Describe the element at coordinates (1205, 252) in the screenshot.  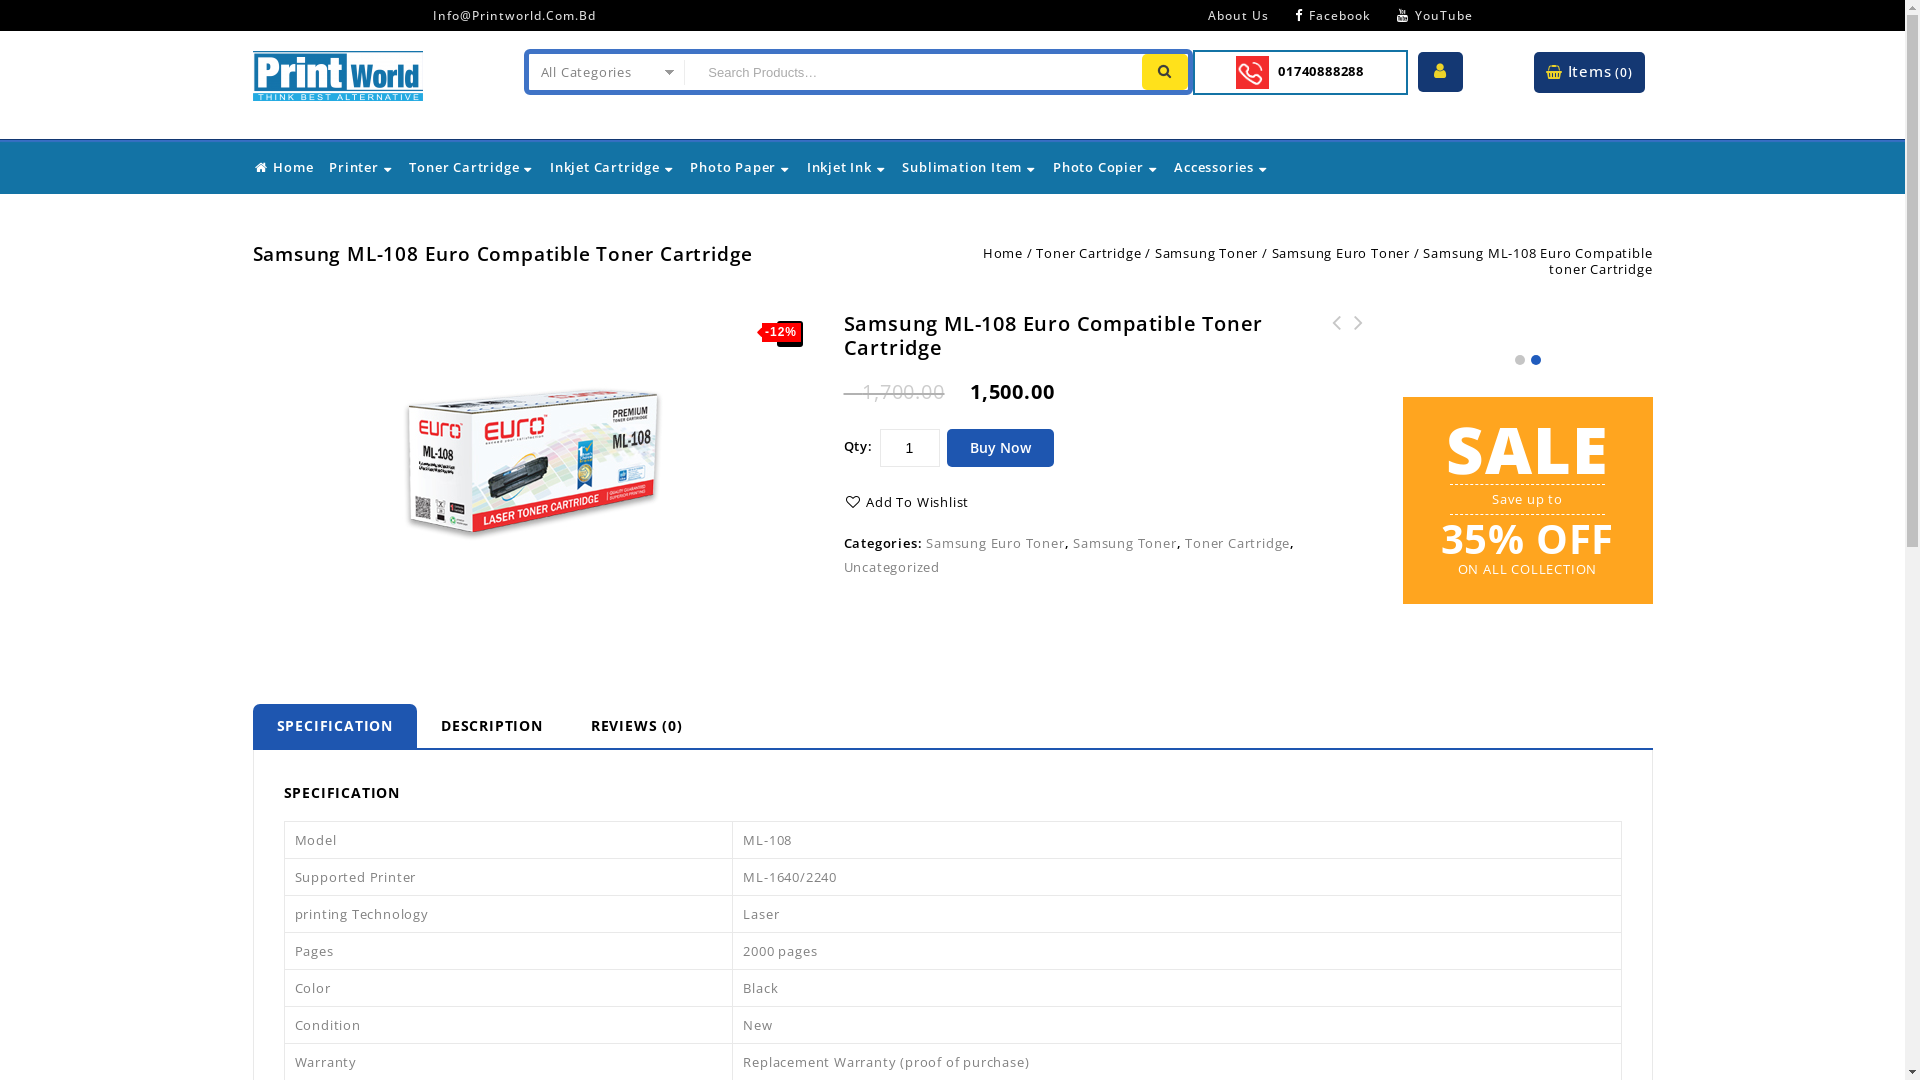
I see `'Samsung Toner'` at that location.